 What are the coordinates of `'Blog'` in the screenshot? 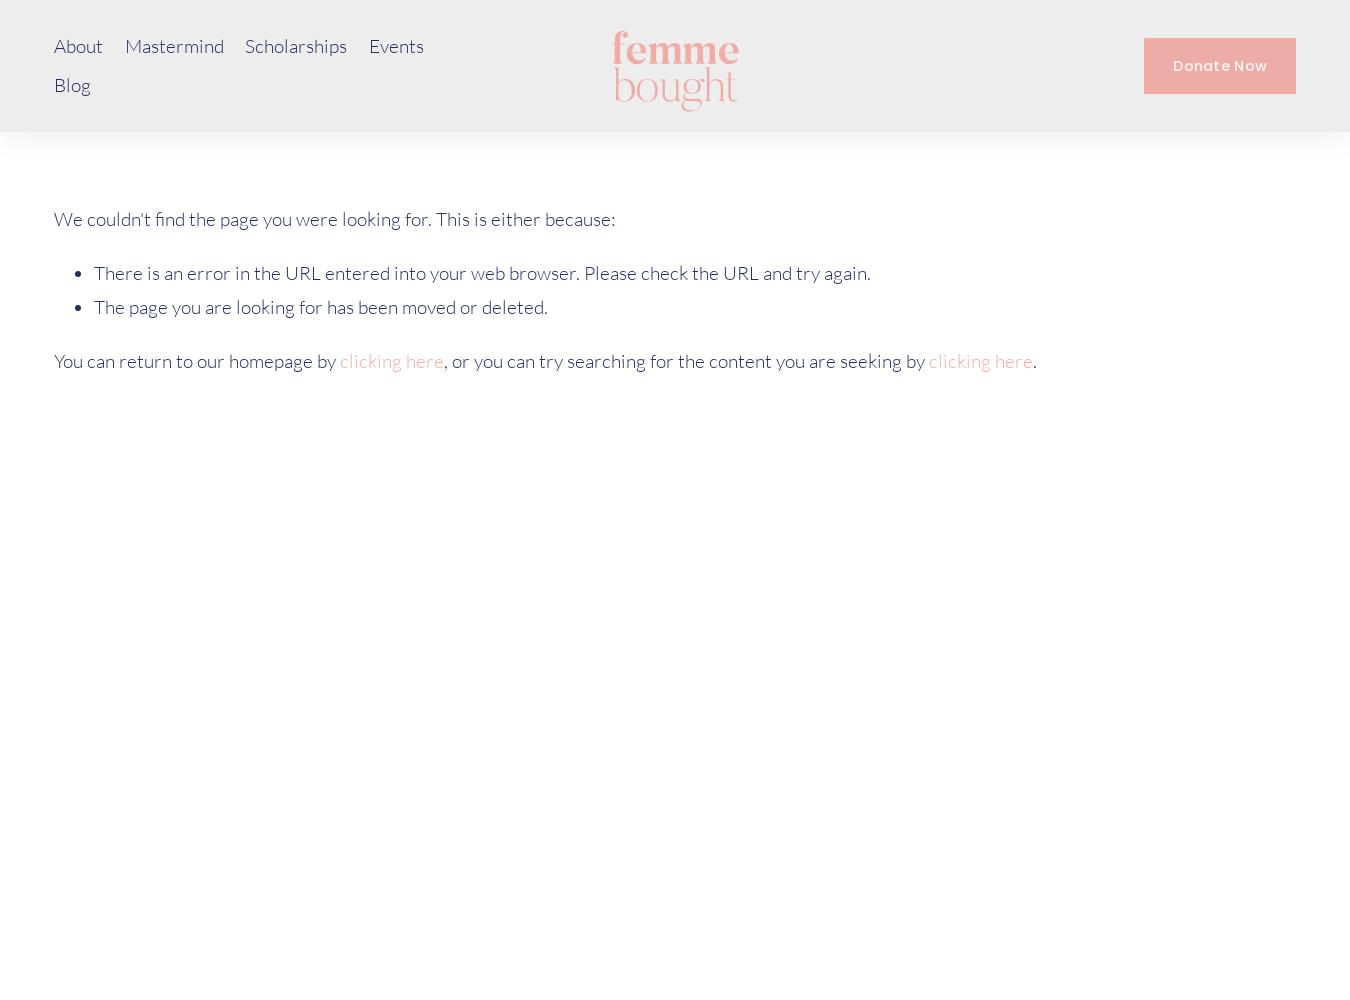 It's located at (71, 83).